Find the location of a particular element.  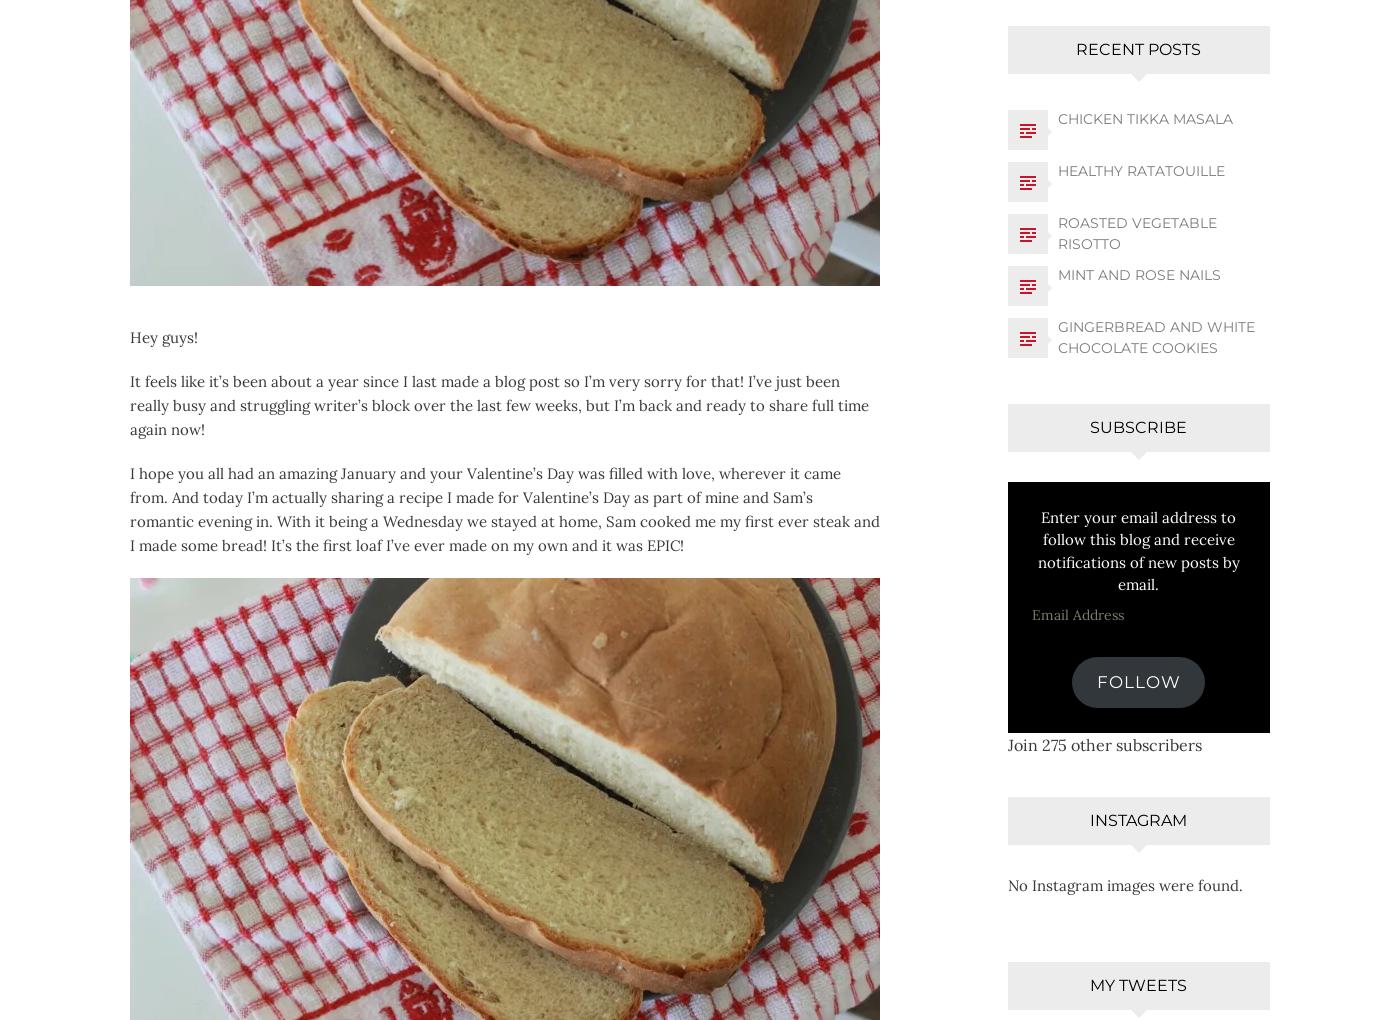

'Subscribe' is located at coordinates (1138, 425).